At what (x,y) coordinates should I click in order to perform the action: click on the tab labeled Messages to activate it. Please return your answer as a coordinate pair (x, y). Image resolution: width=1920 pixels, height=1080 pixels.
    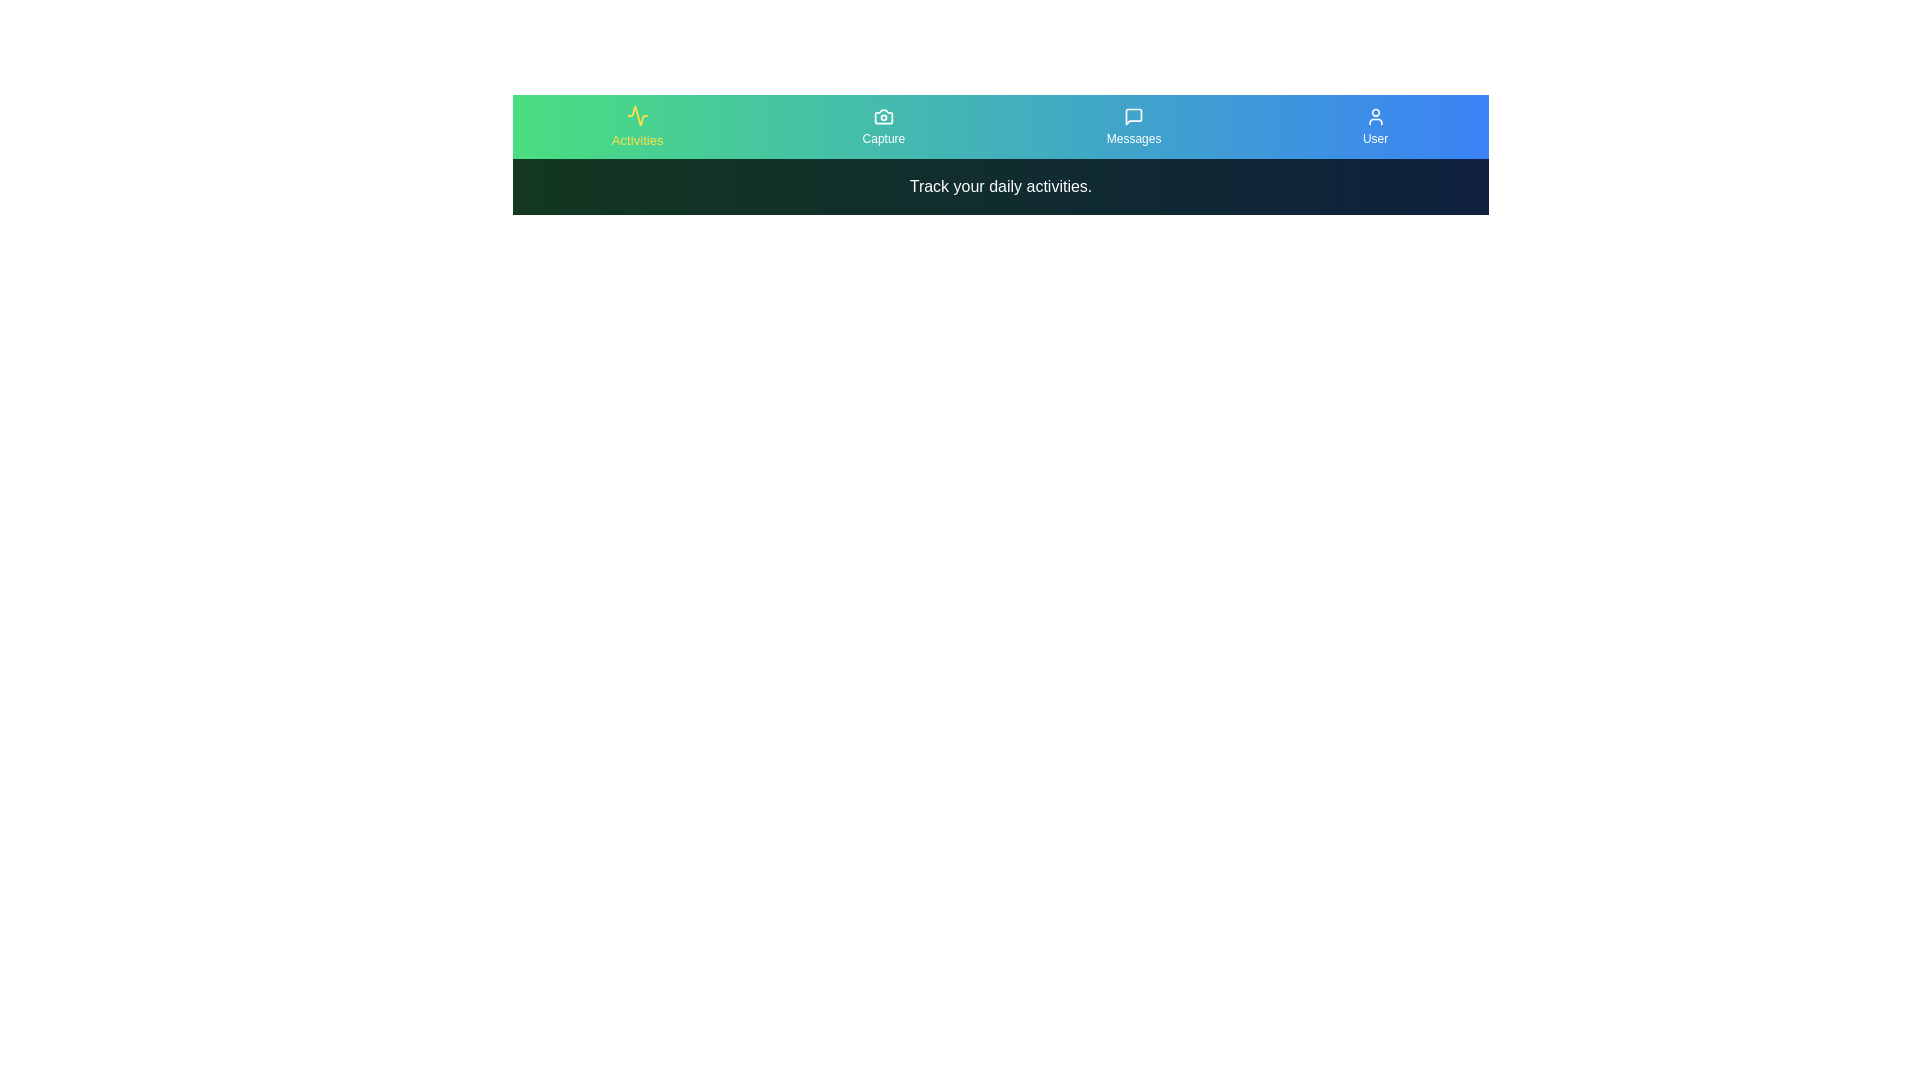
    Looking at the image, I should click on (1134, 127).